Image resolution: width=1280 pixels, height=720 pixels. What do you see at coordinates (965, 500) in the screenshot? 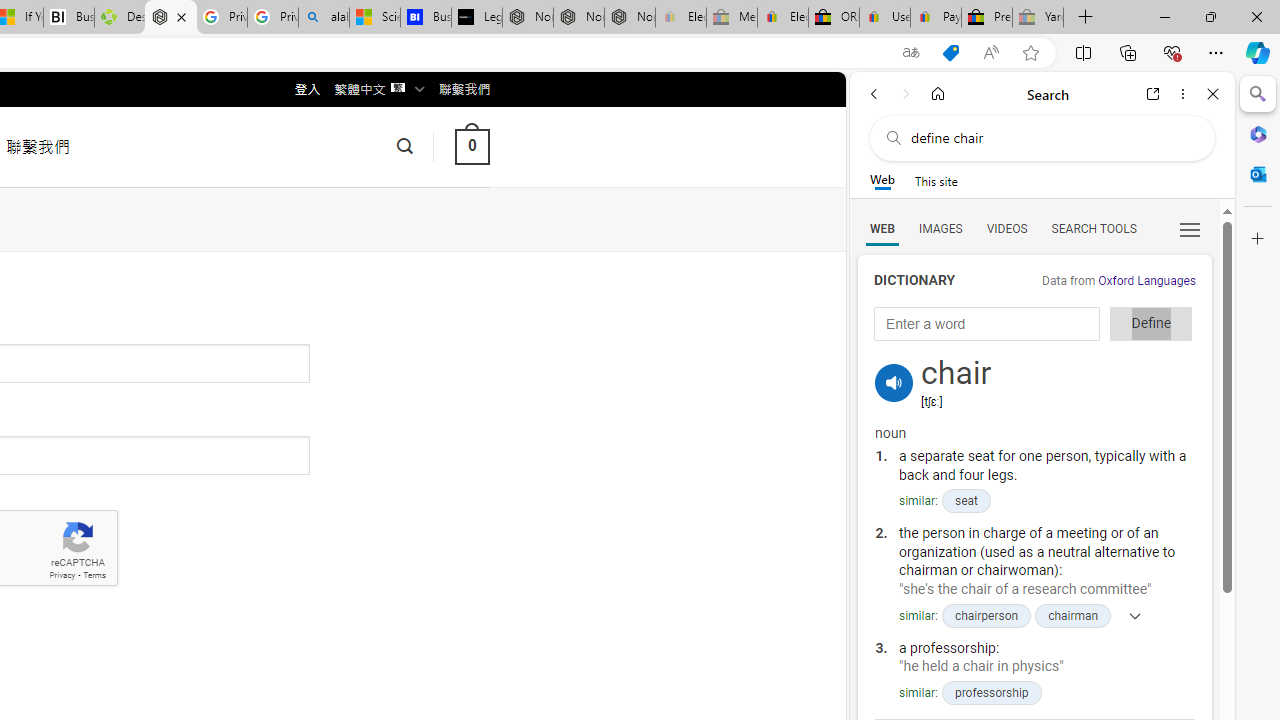
I see `'seat'` at bounding box center [965, 500].